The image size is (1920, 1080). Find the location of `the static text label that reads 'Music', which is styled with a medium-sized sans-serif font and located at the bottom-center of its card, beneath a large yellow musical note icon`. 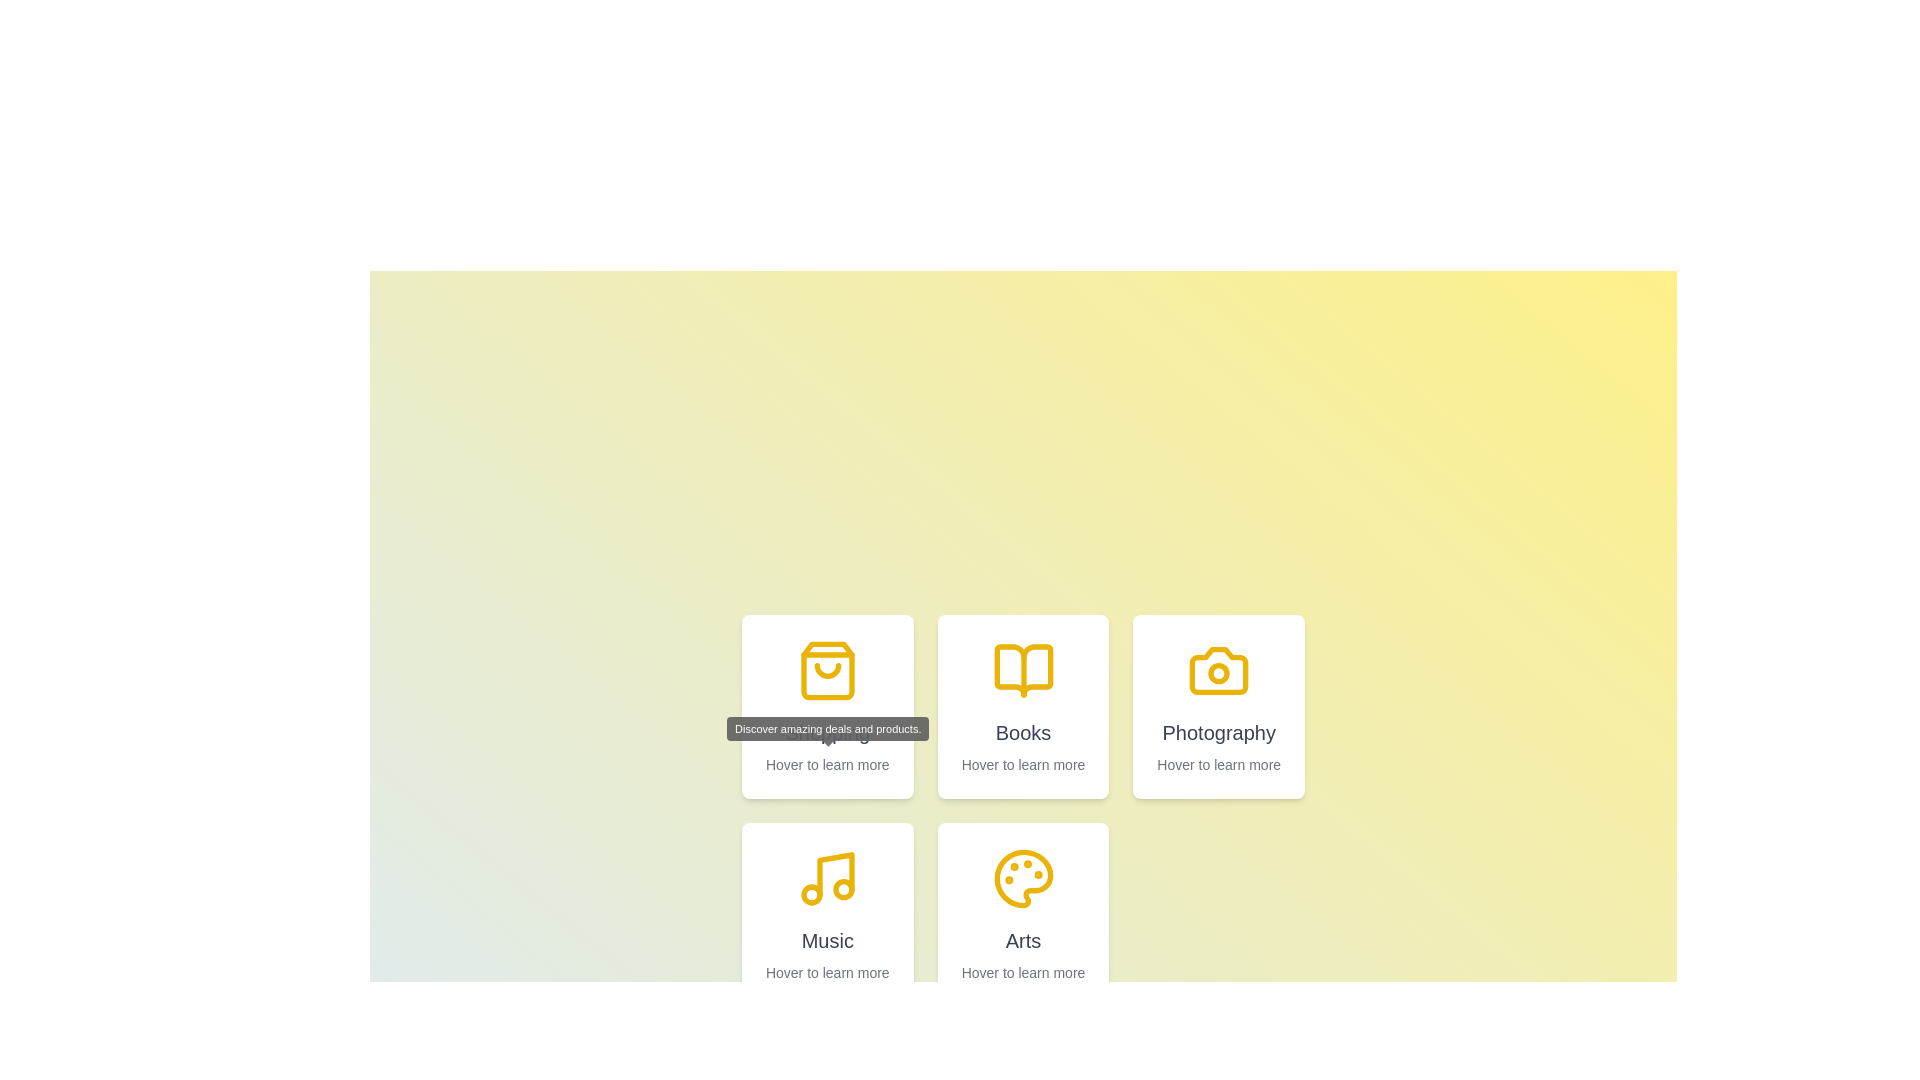

the static text label that reads 'Music', which is styled with a medium-sized sans-serif font and located at the bottom-center of its card, beneath a large yellow musical note icon is located at coordinates (827, 941).